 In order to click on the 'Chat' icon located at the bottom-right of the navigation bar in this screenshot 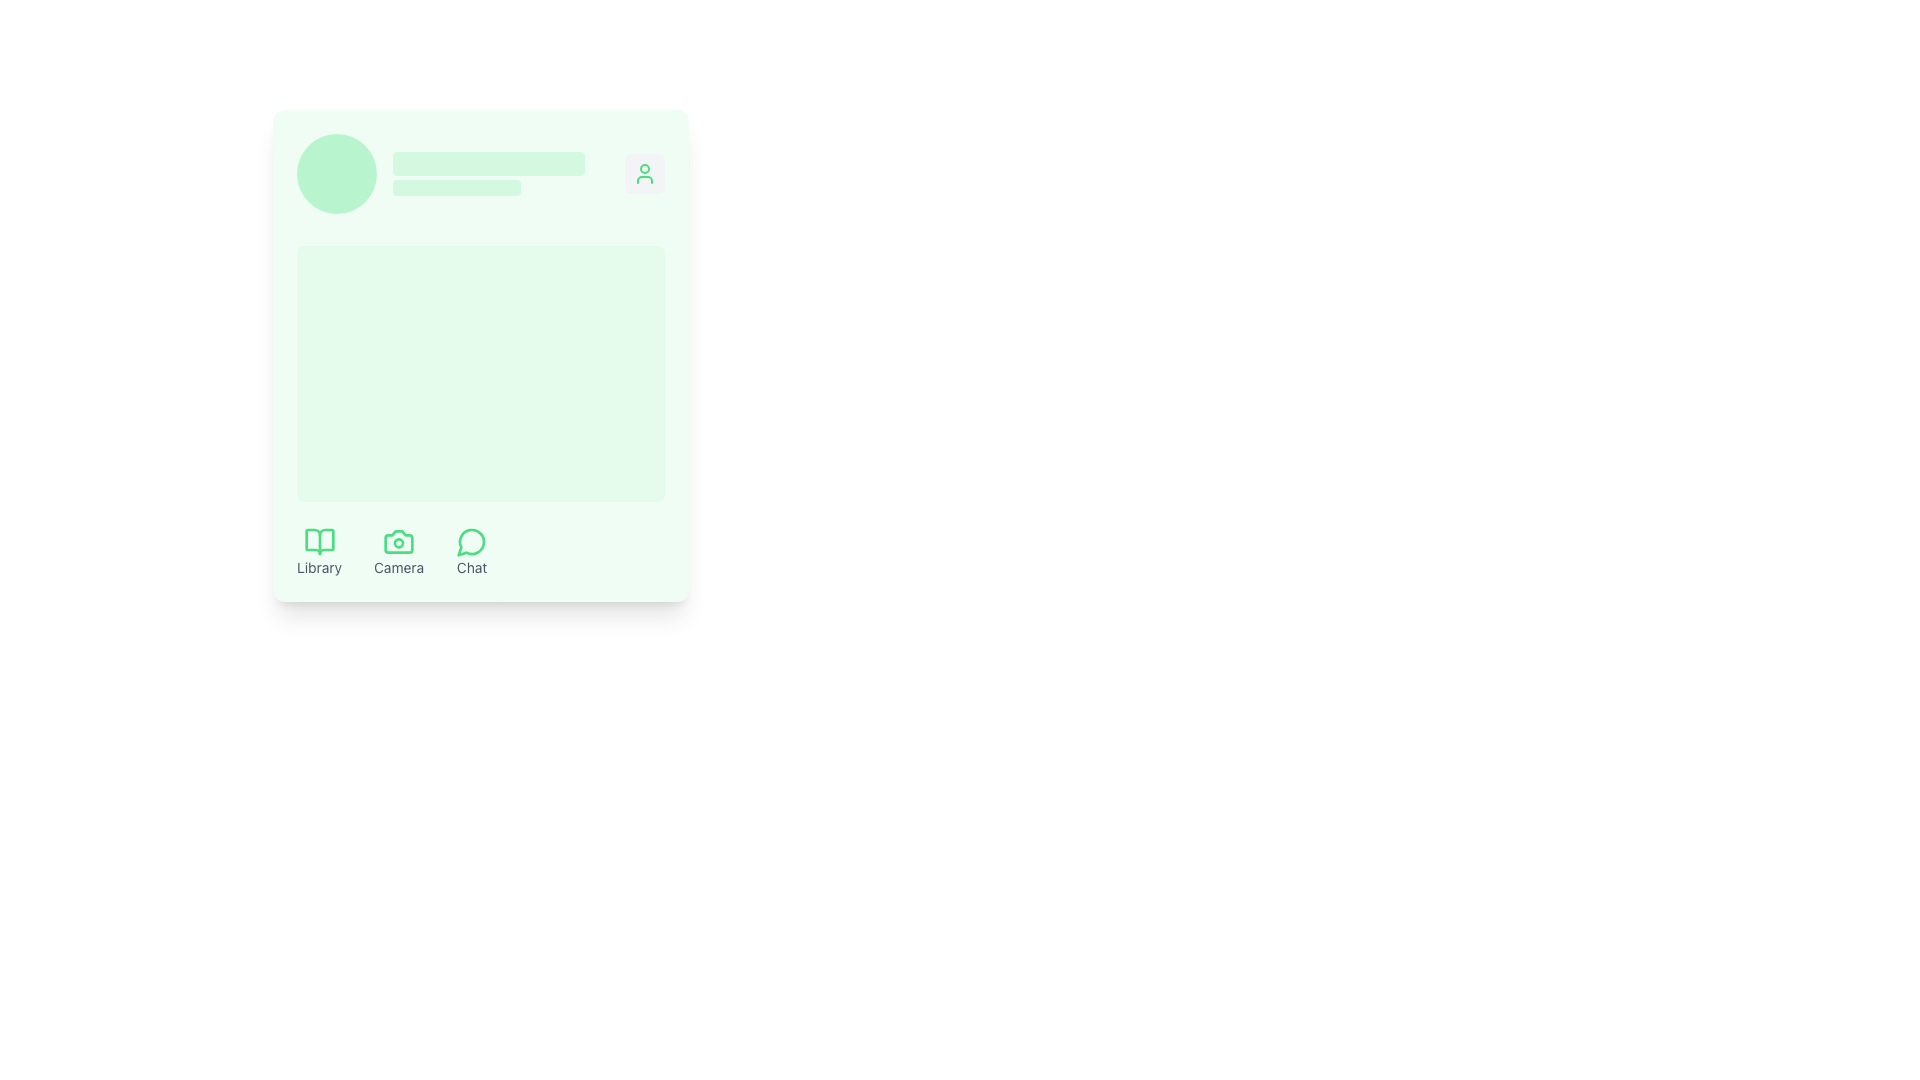, I will do `click(471, 542)`.